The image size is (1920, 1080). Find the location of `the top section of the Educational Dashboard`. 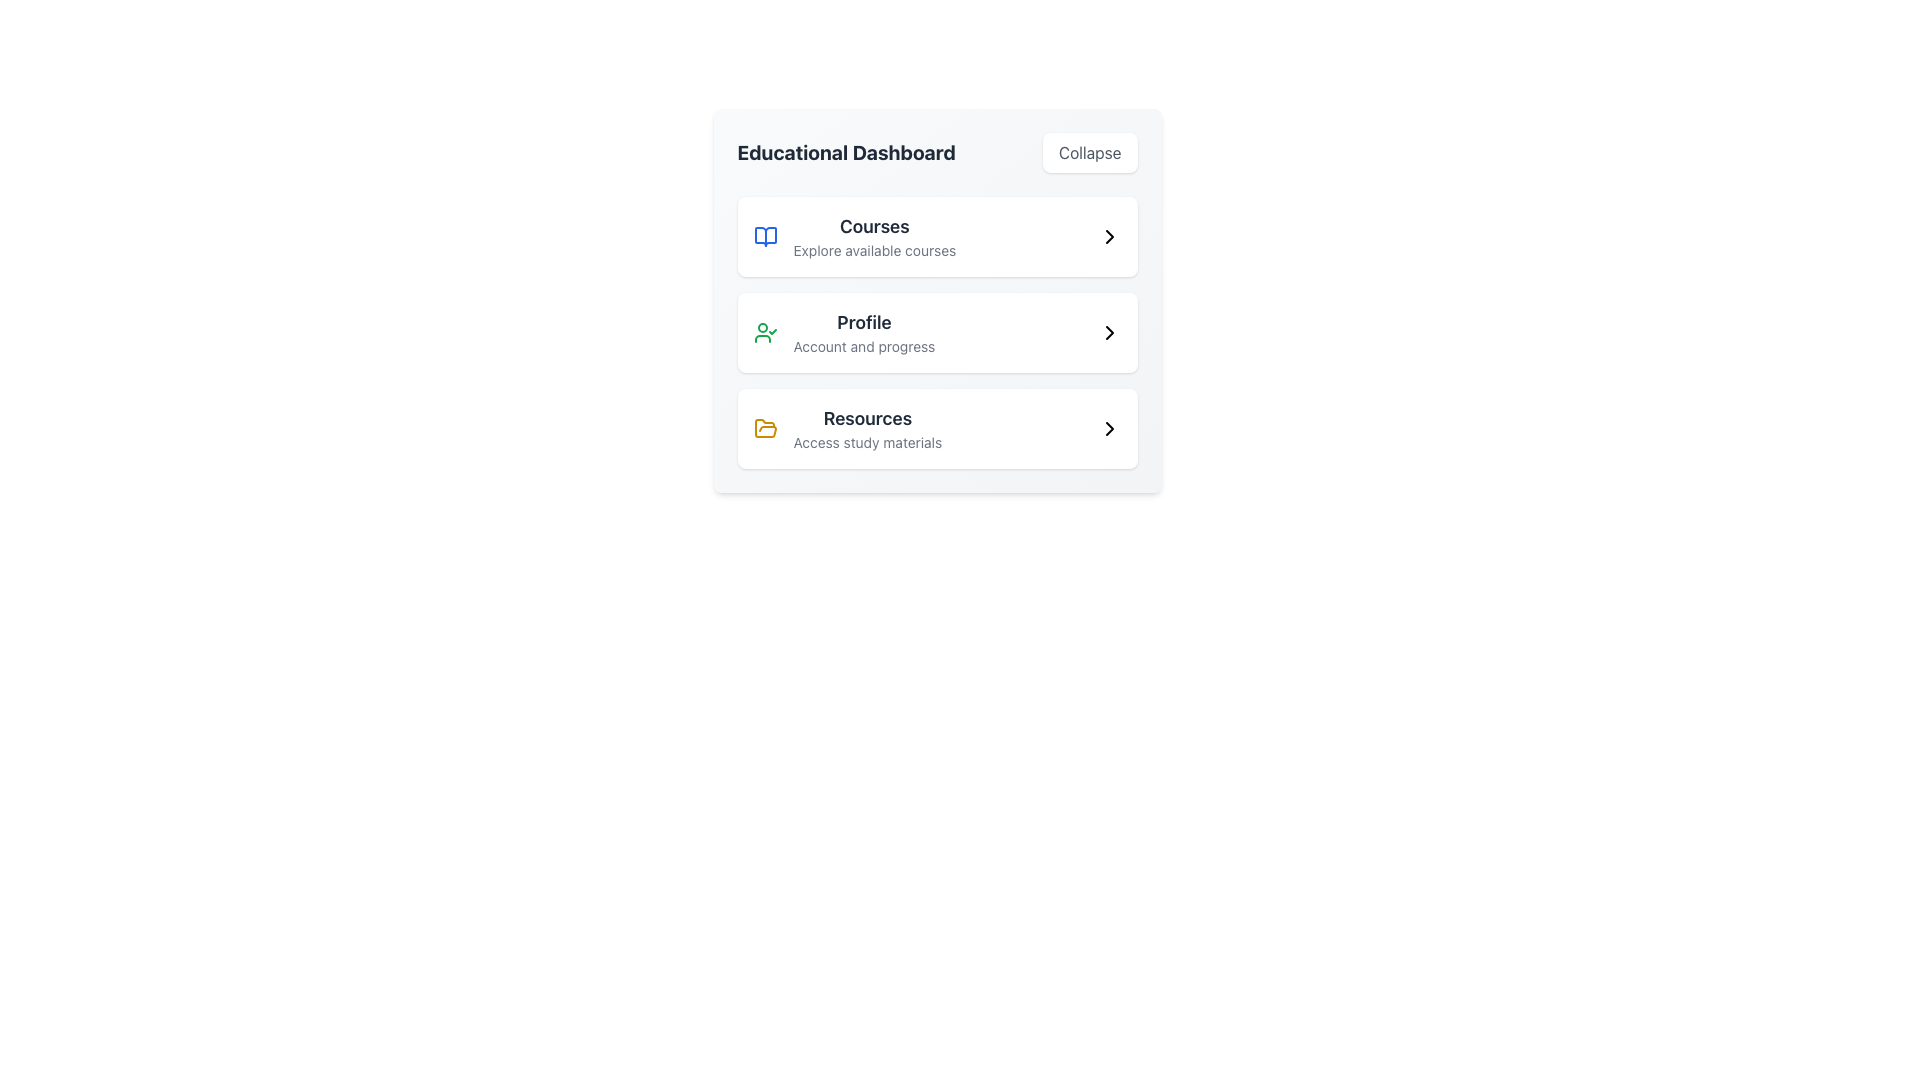

the top section of the Educational Dashboard is located at coordinates (936, 235).